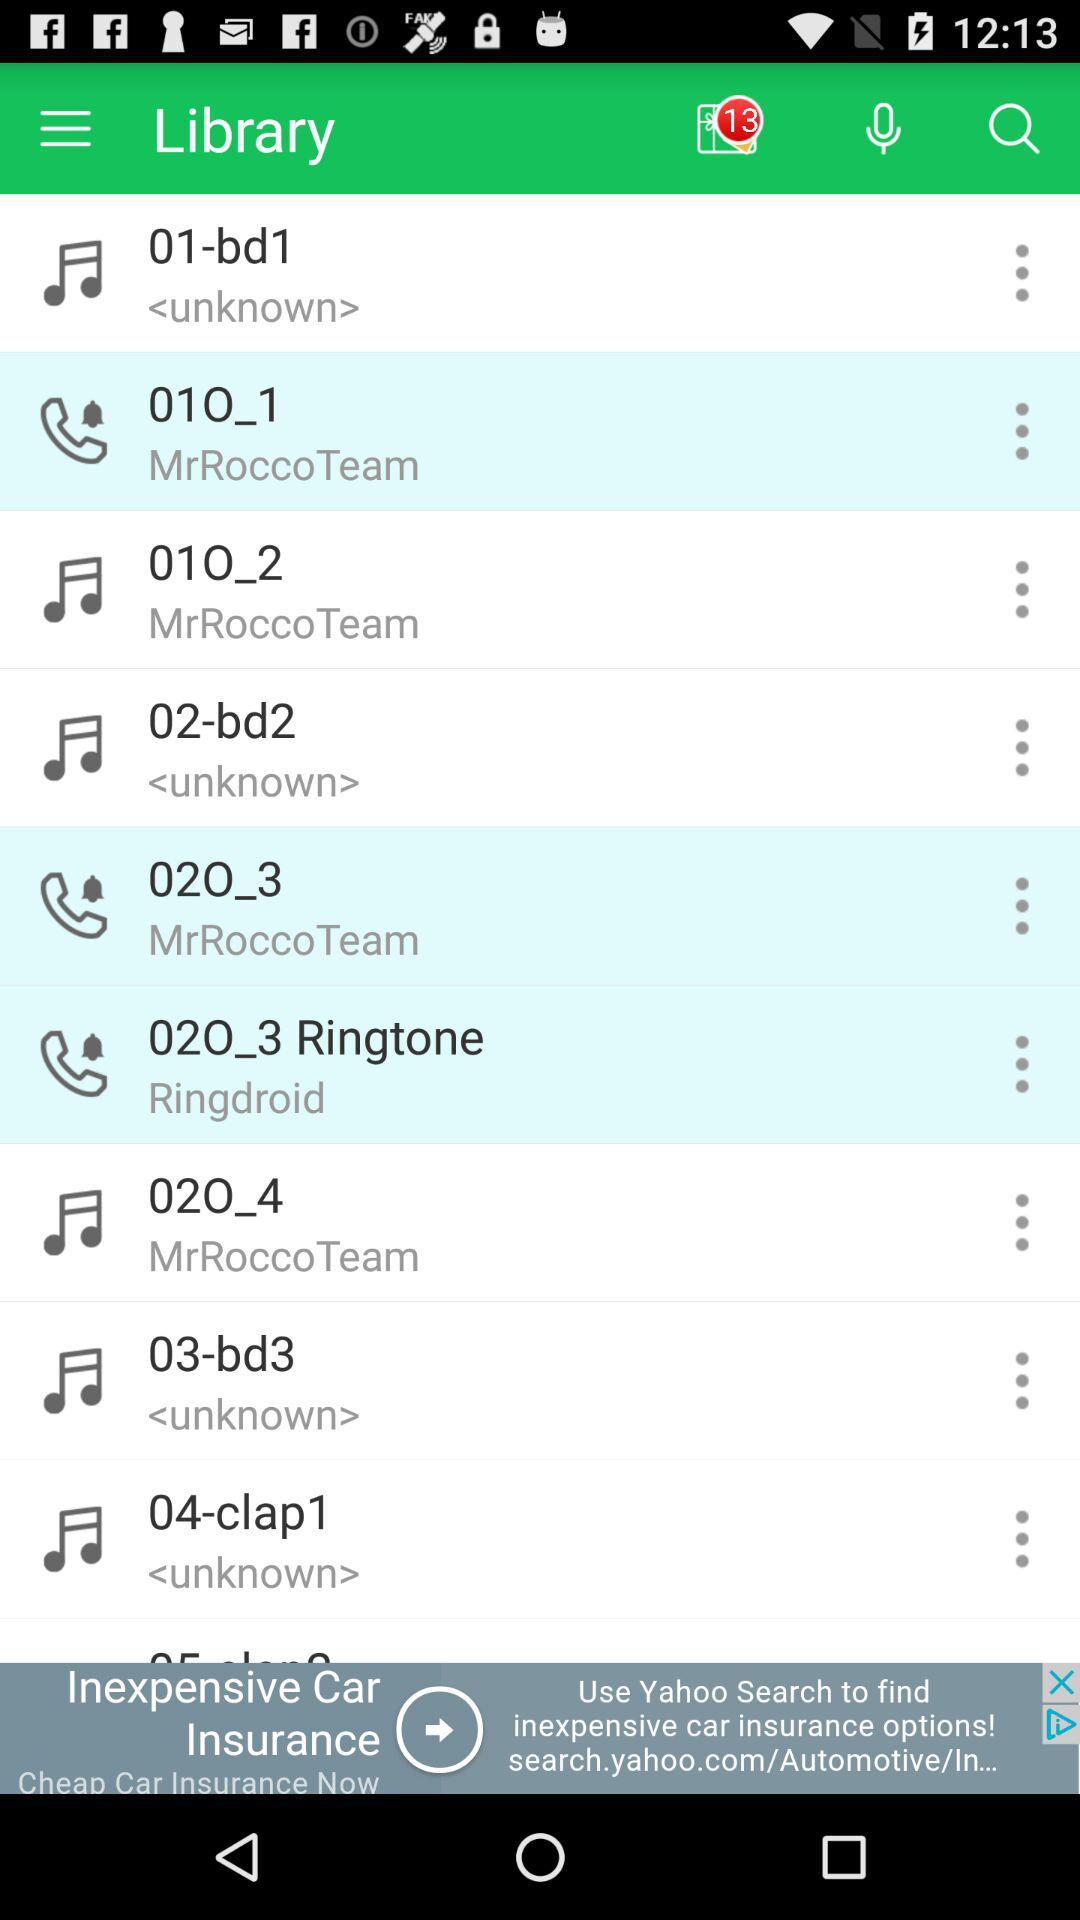 This screenshot has height=1920, width=1080. What do you see at coordinates (1022, 746) in the screenshot?
I see `music` at bounding box center [1022, 746].